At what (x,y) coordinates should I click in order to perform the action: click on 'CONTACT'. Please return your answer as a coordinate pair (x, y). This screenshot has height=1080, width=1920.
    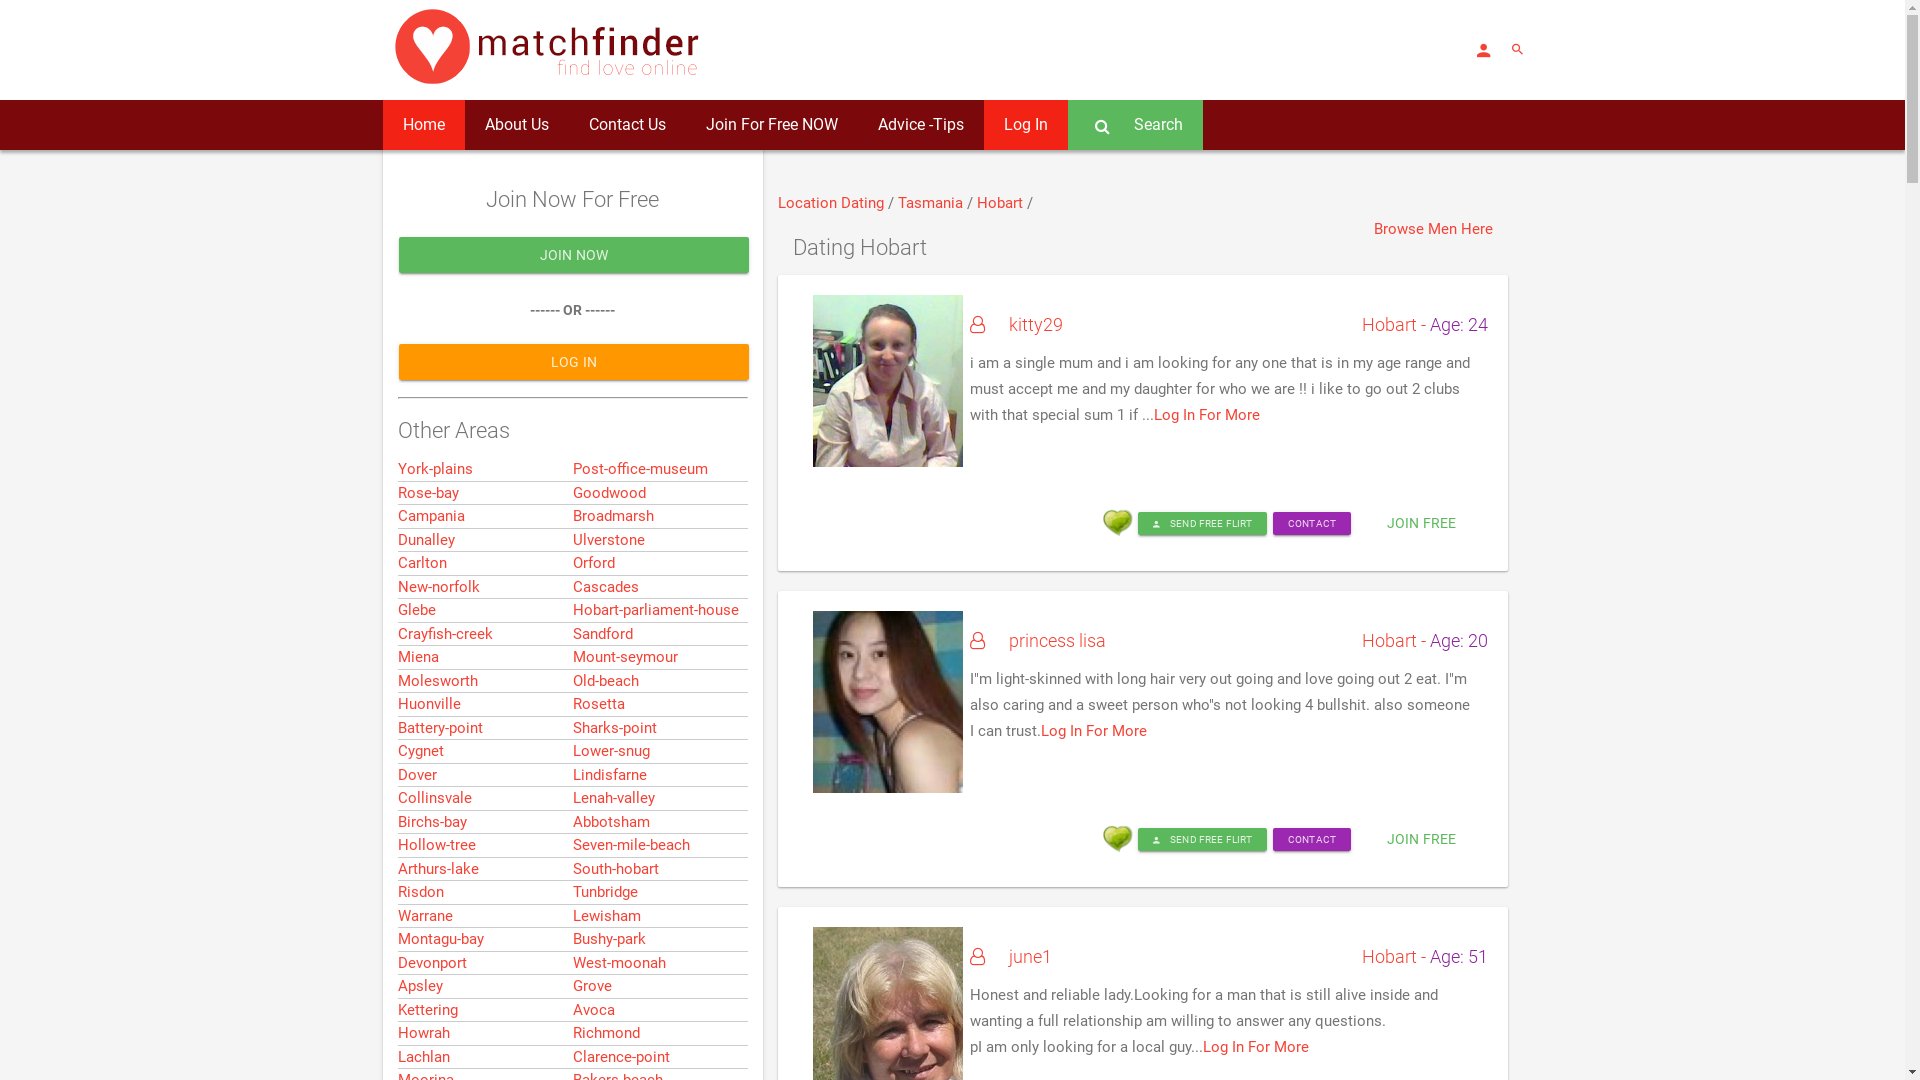
    Looking at the image, I should click on (1311, 522).